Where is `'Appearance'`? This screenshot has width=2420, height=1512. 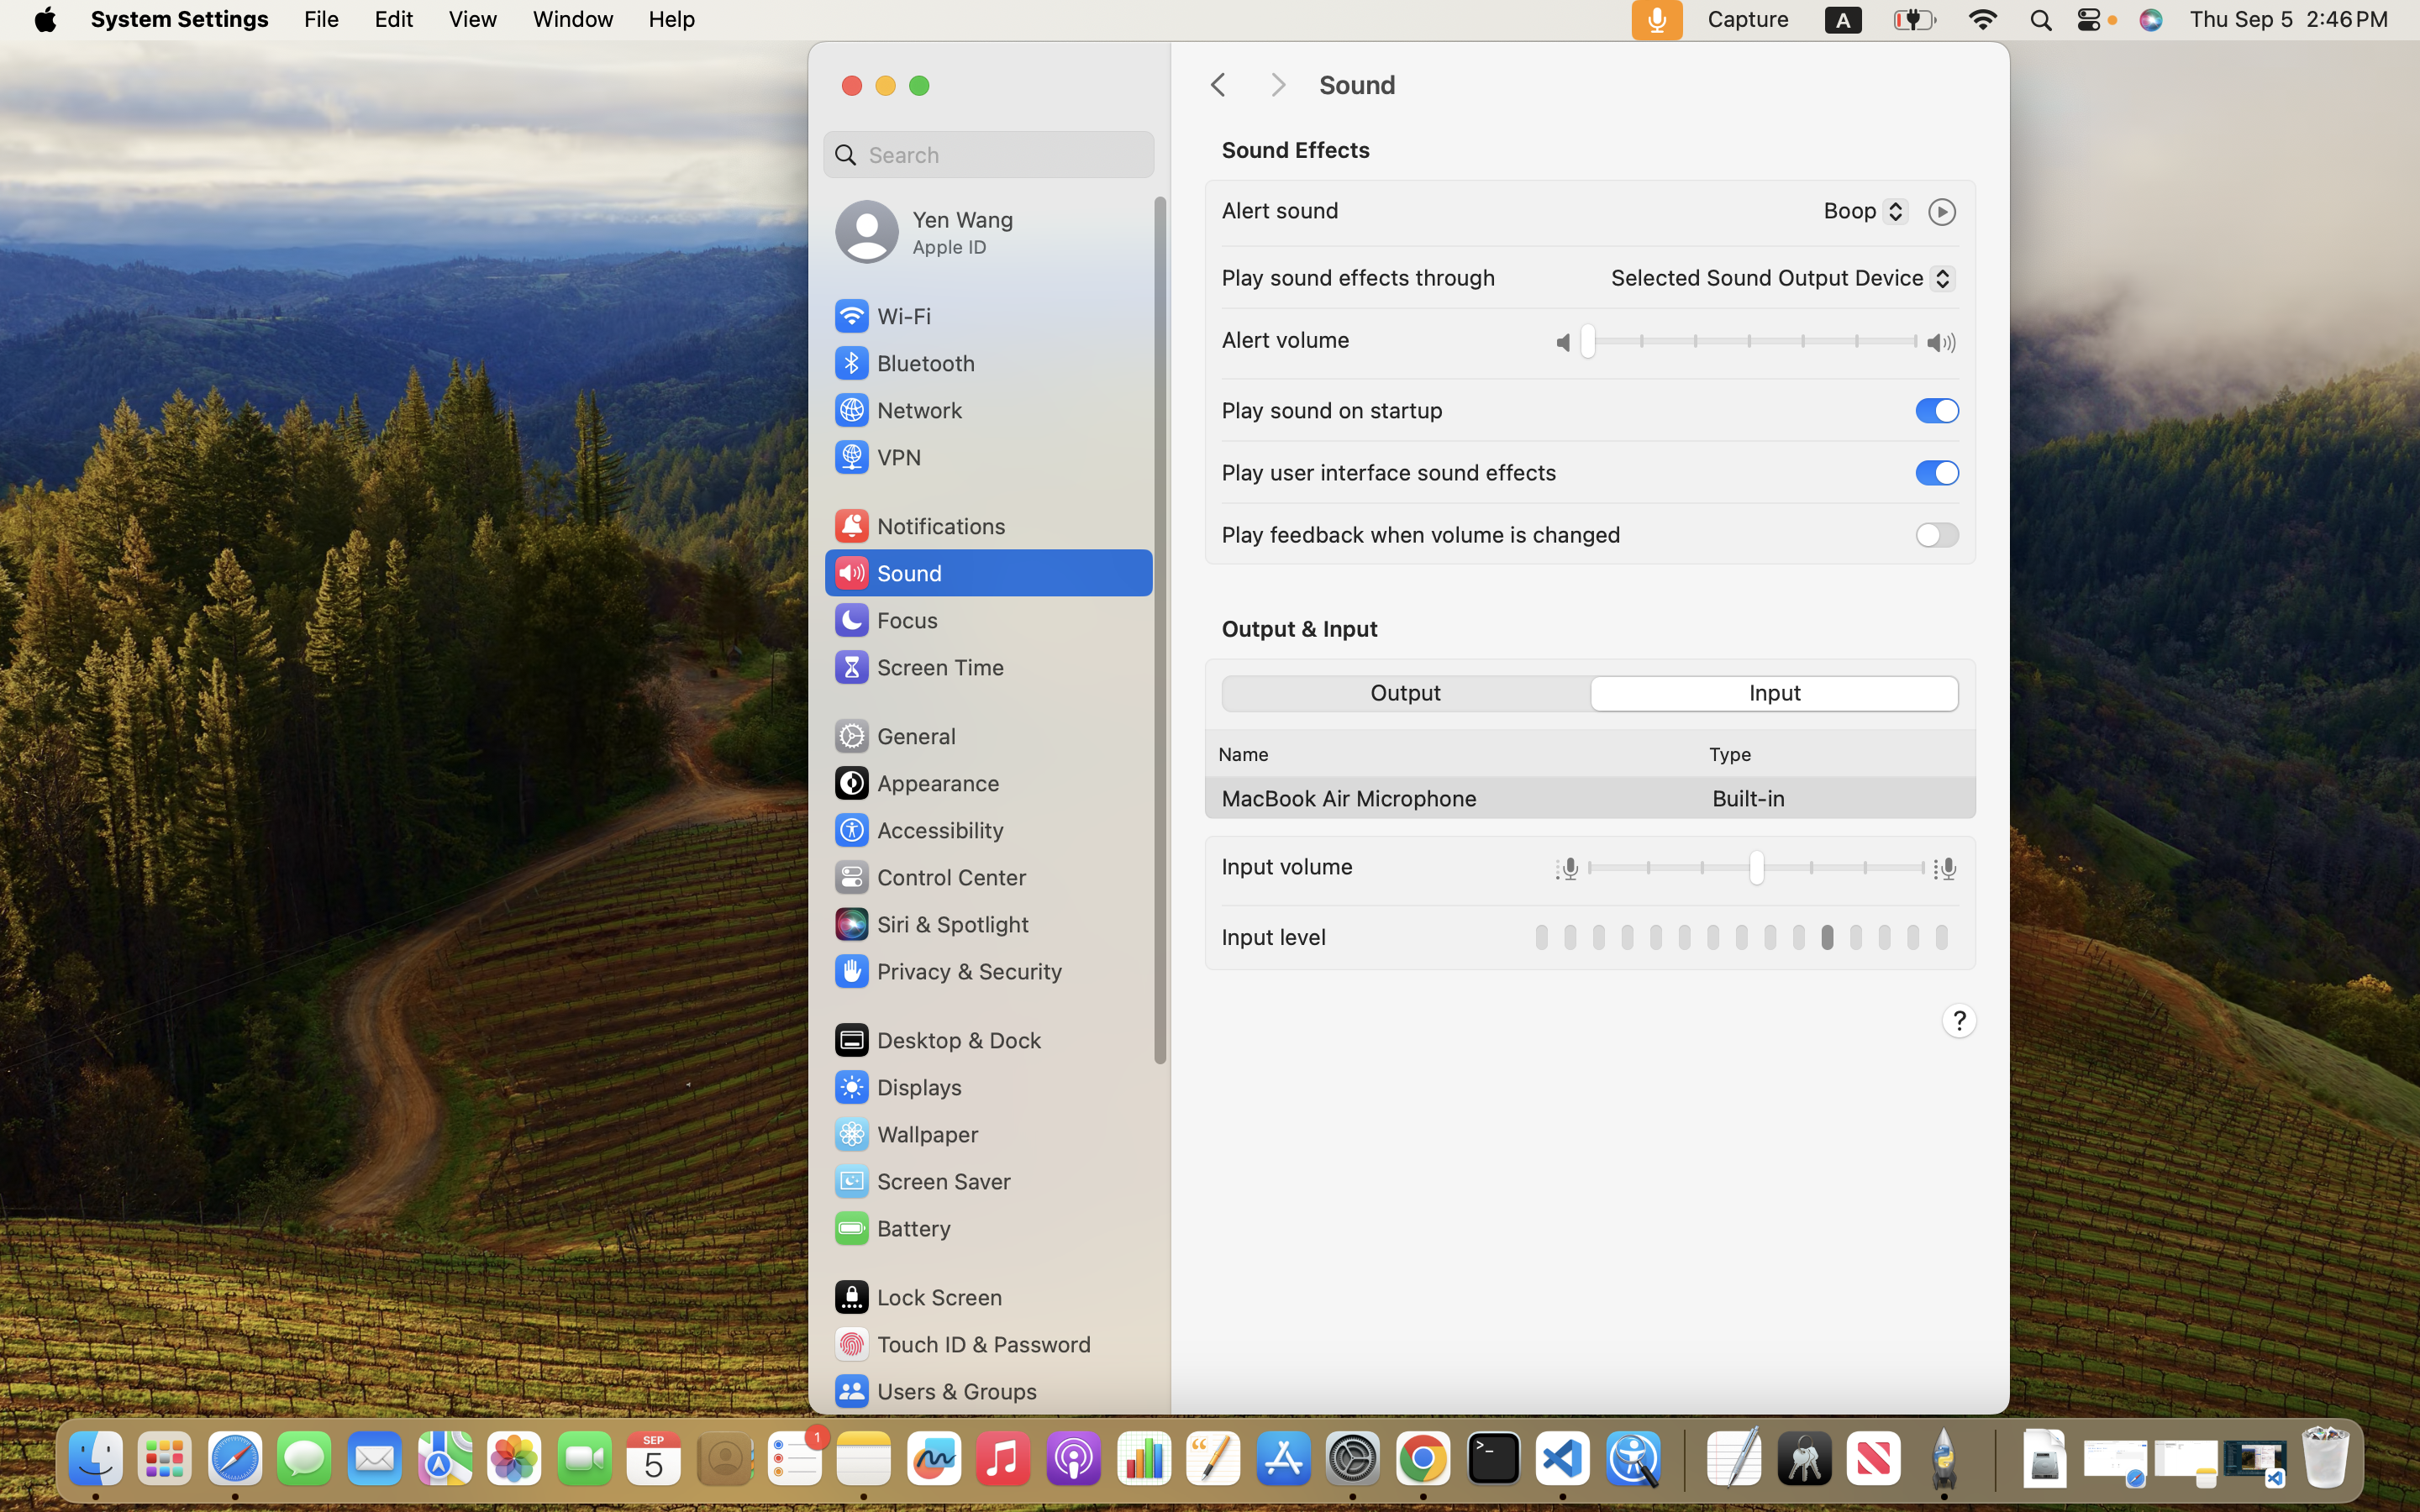 'Appearance' is located at coordinates (915, 782).